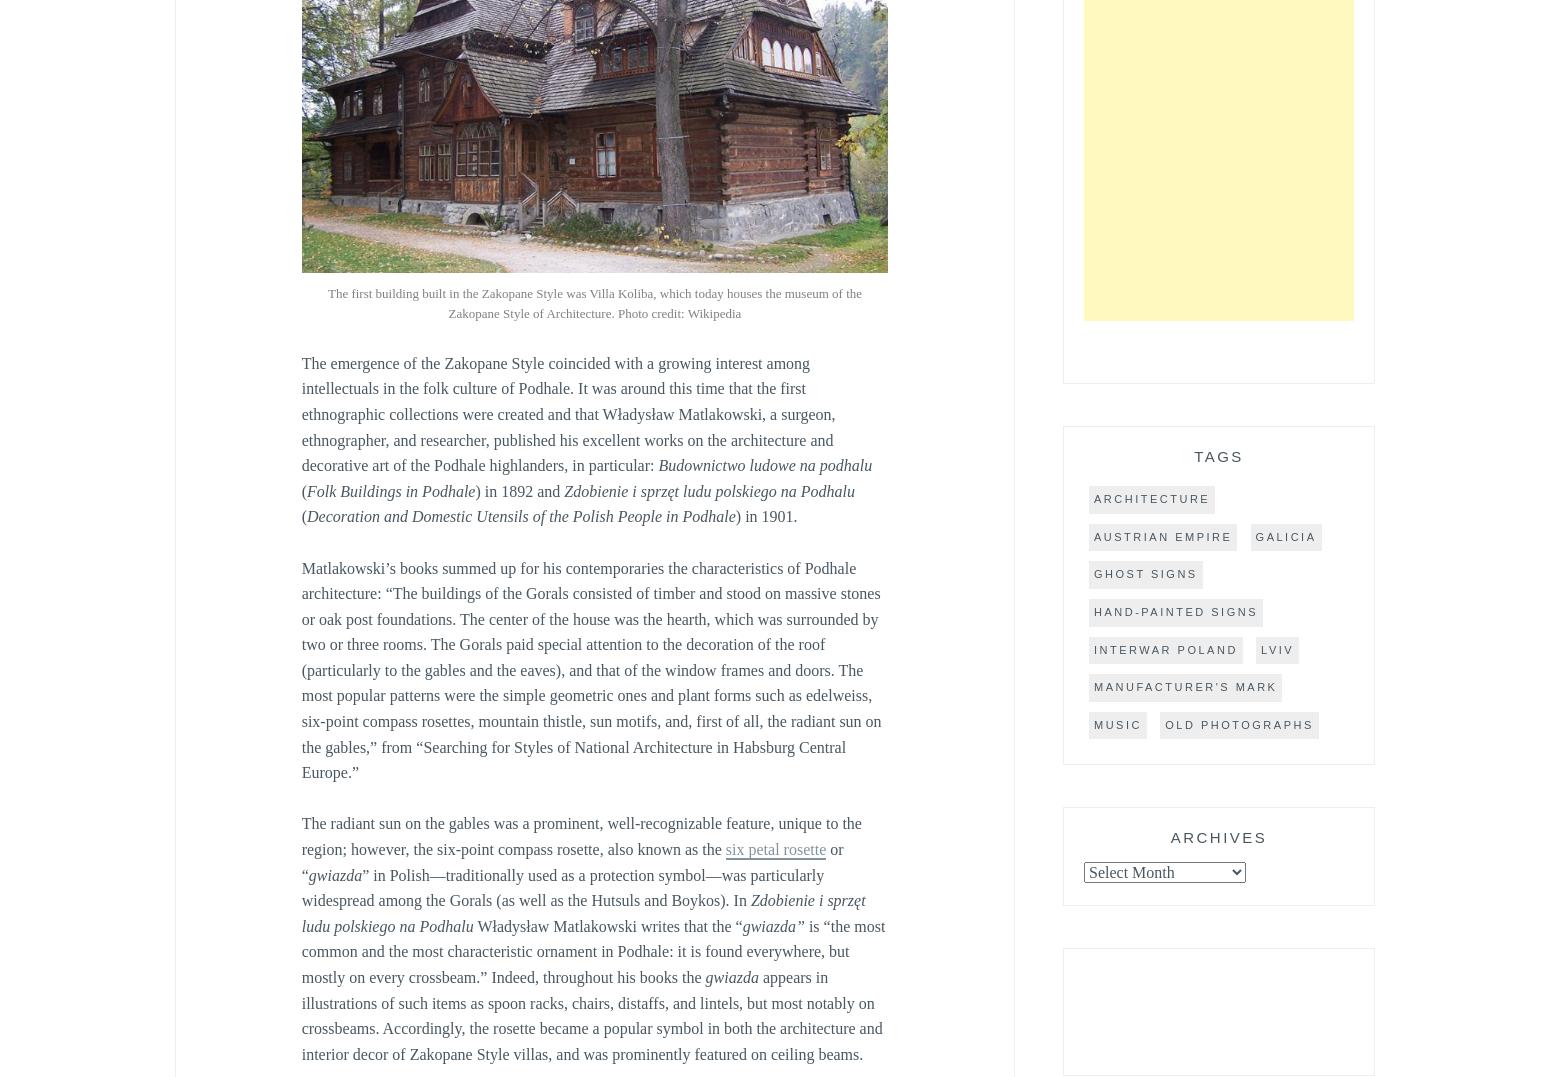  What do you see at coordinates (1218, 835) in the screenshot?
I see `'Archives'` at bounding box center [1218, 835].